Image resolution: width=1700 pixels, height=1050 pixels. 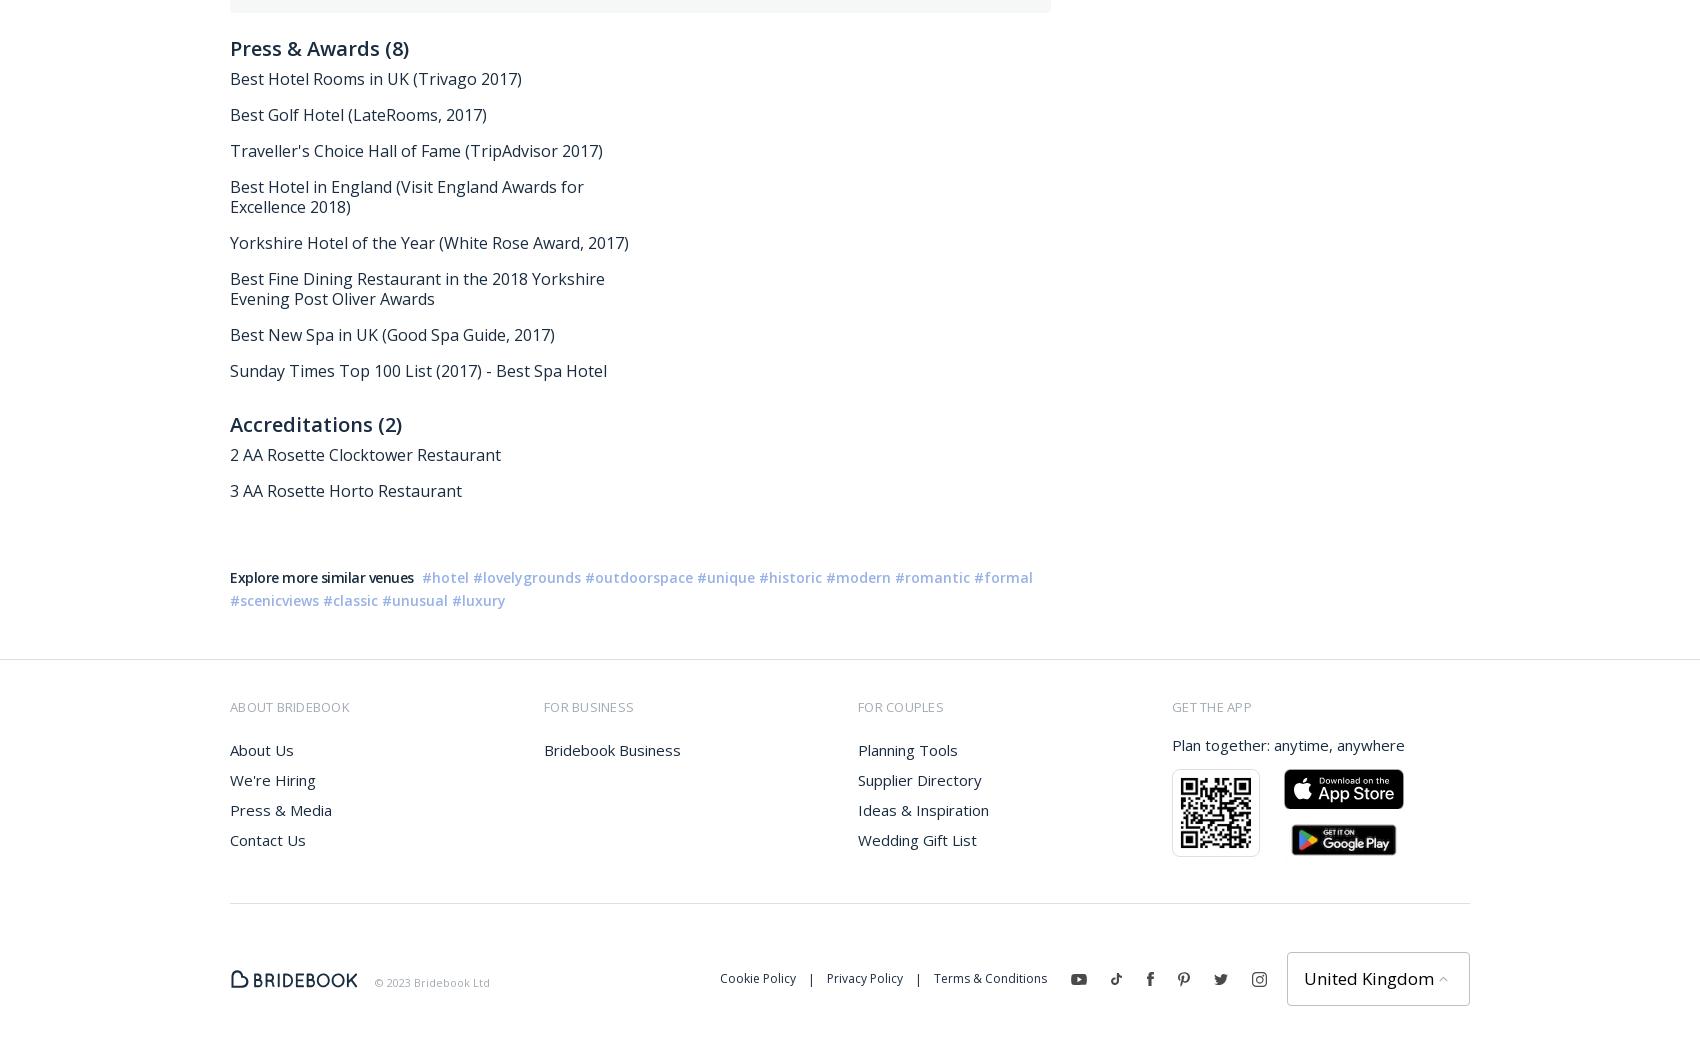 I want to click on '3 AA Rosette Horto Restaurant', so click(x=344, y=489).